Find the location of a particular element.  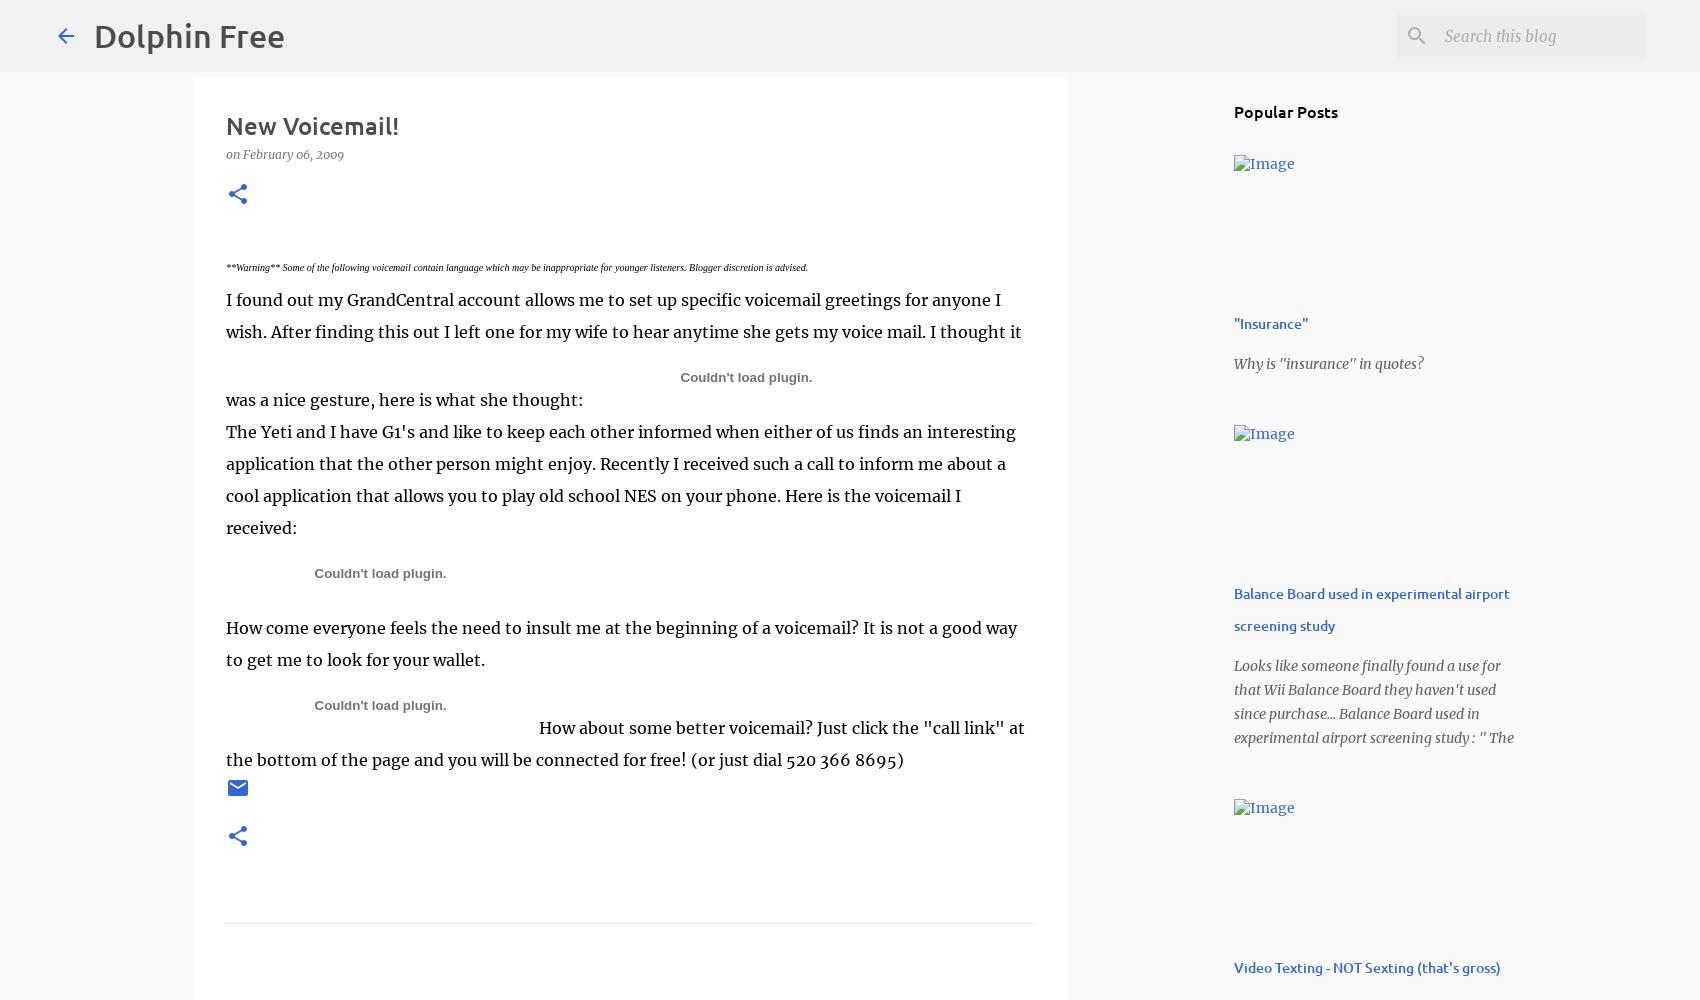

'"Insurance"' is located at coordinates (1233, 322).